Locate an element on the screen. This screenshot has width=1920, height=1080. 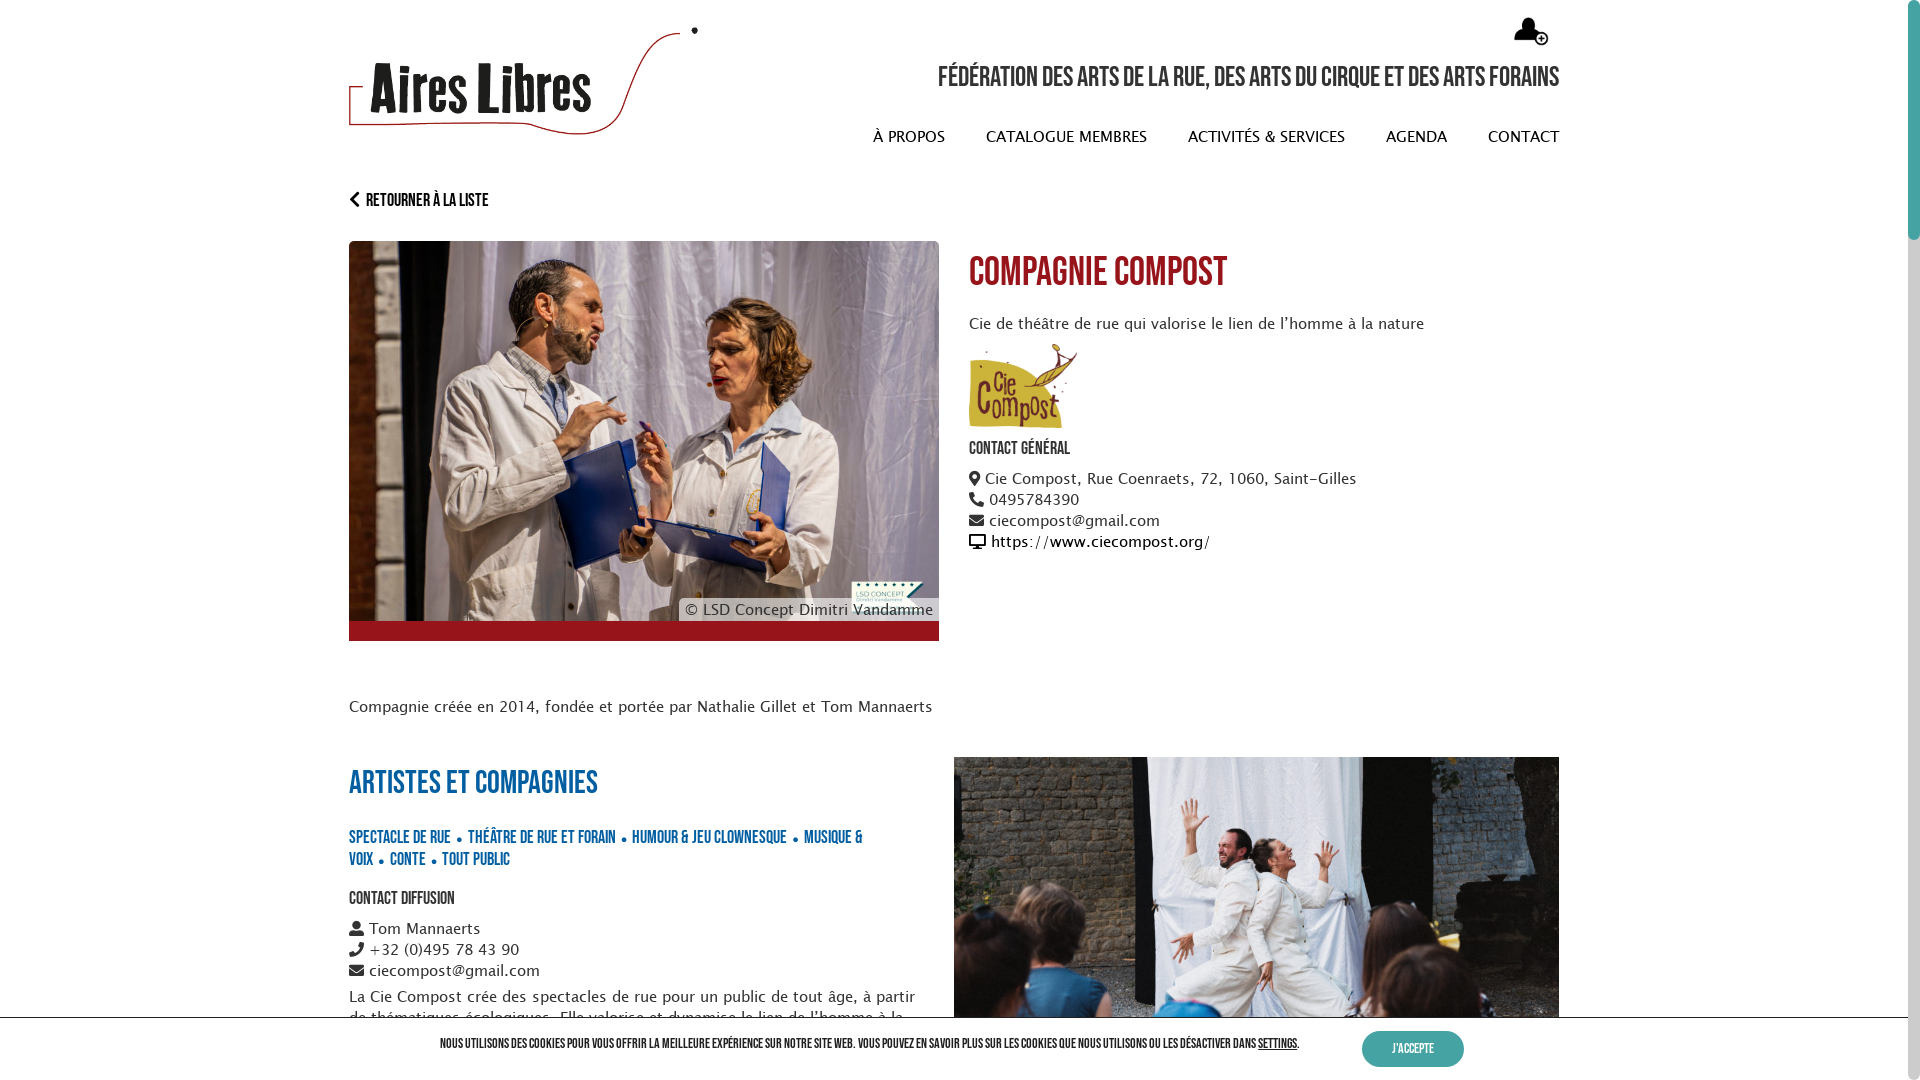
'J'accepte' is located at coordinates (1411, 1048).